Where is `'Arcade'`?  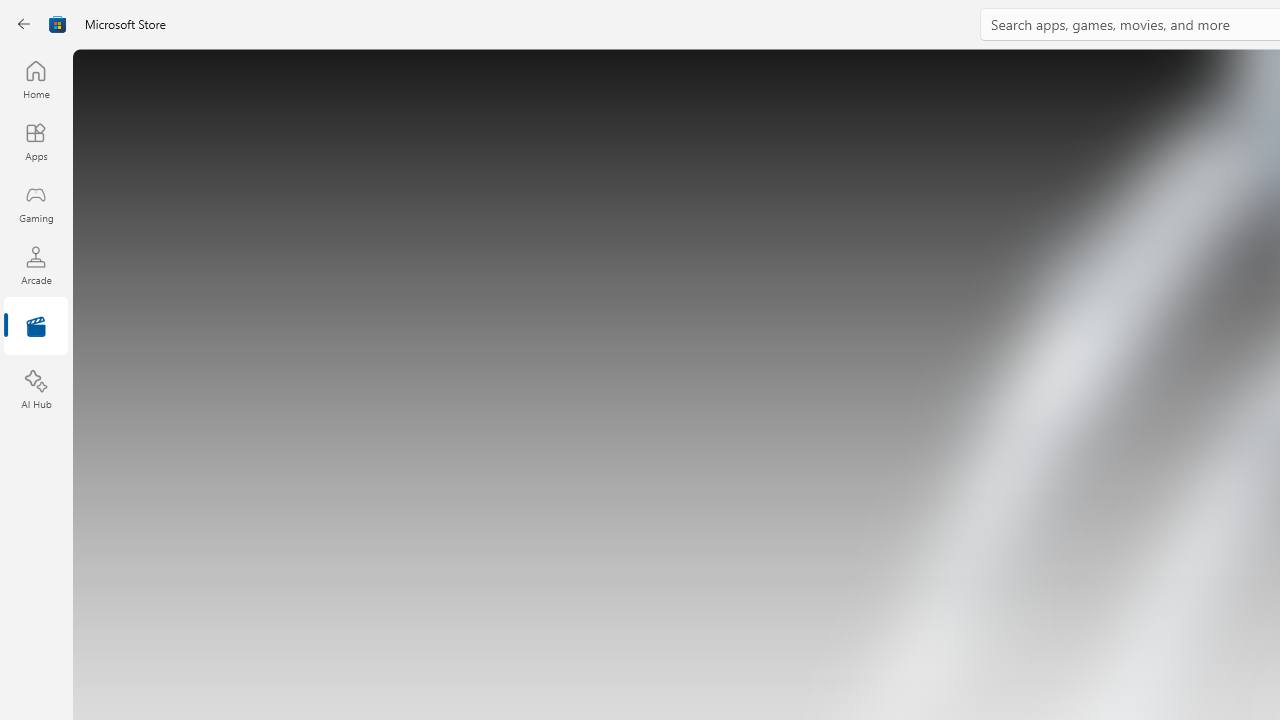 'Arcade' is located at coordinates (35, 264).